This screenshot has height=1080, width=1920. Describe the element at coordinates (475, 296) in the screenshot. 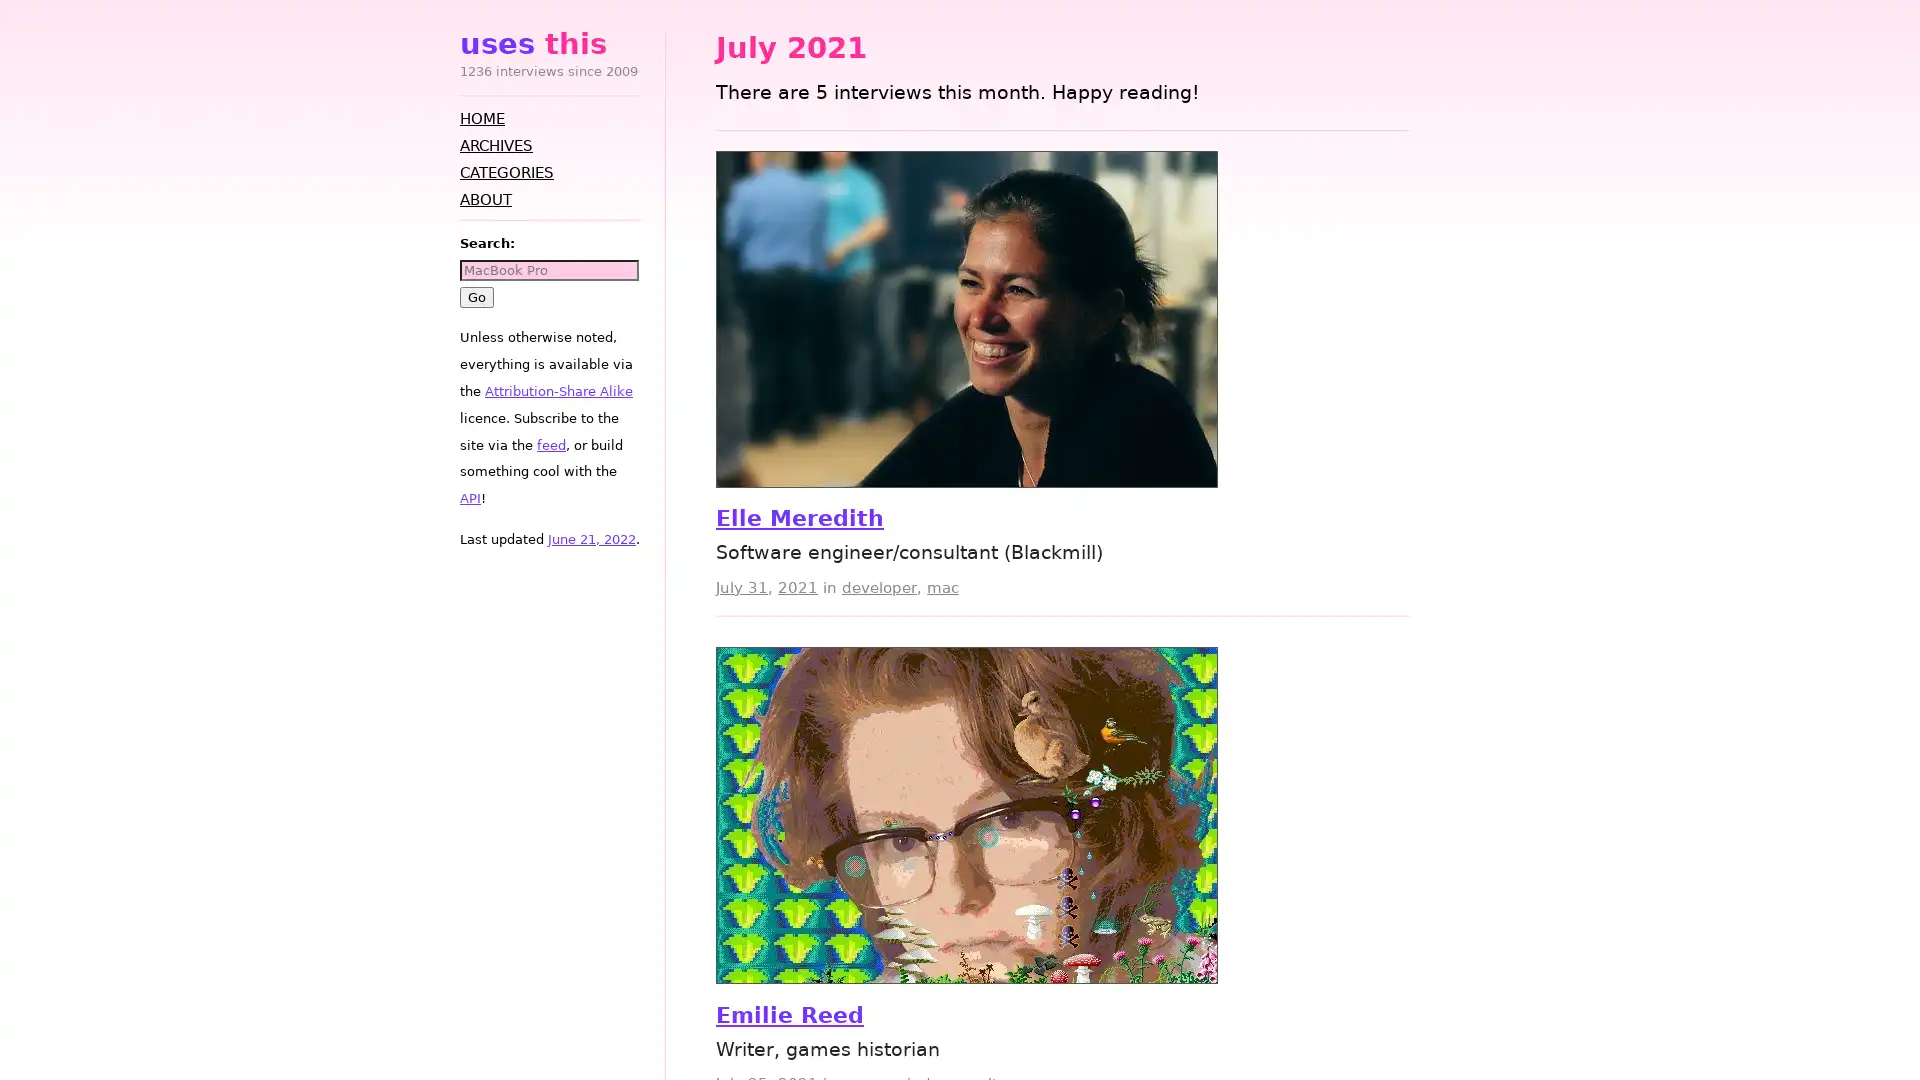

I see `Go` at that location.